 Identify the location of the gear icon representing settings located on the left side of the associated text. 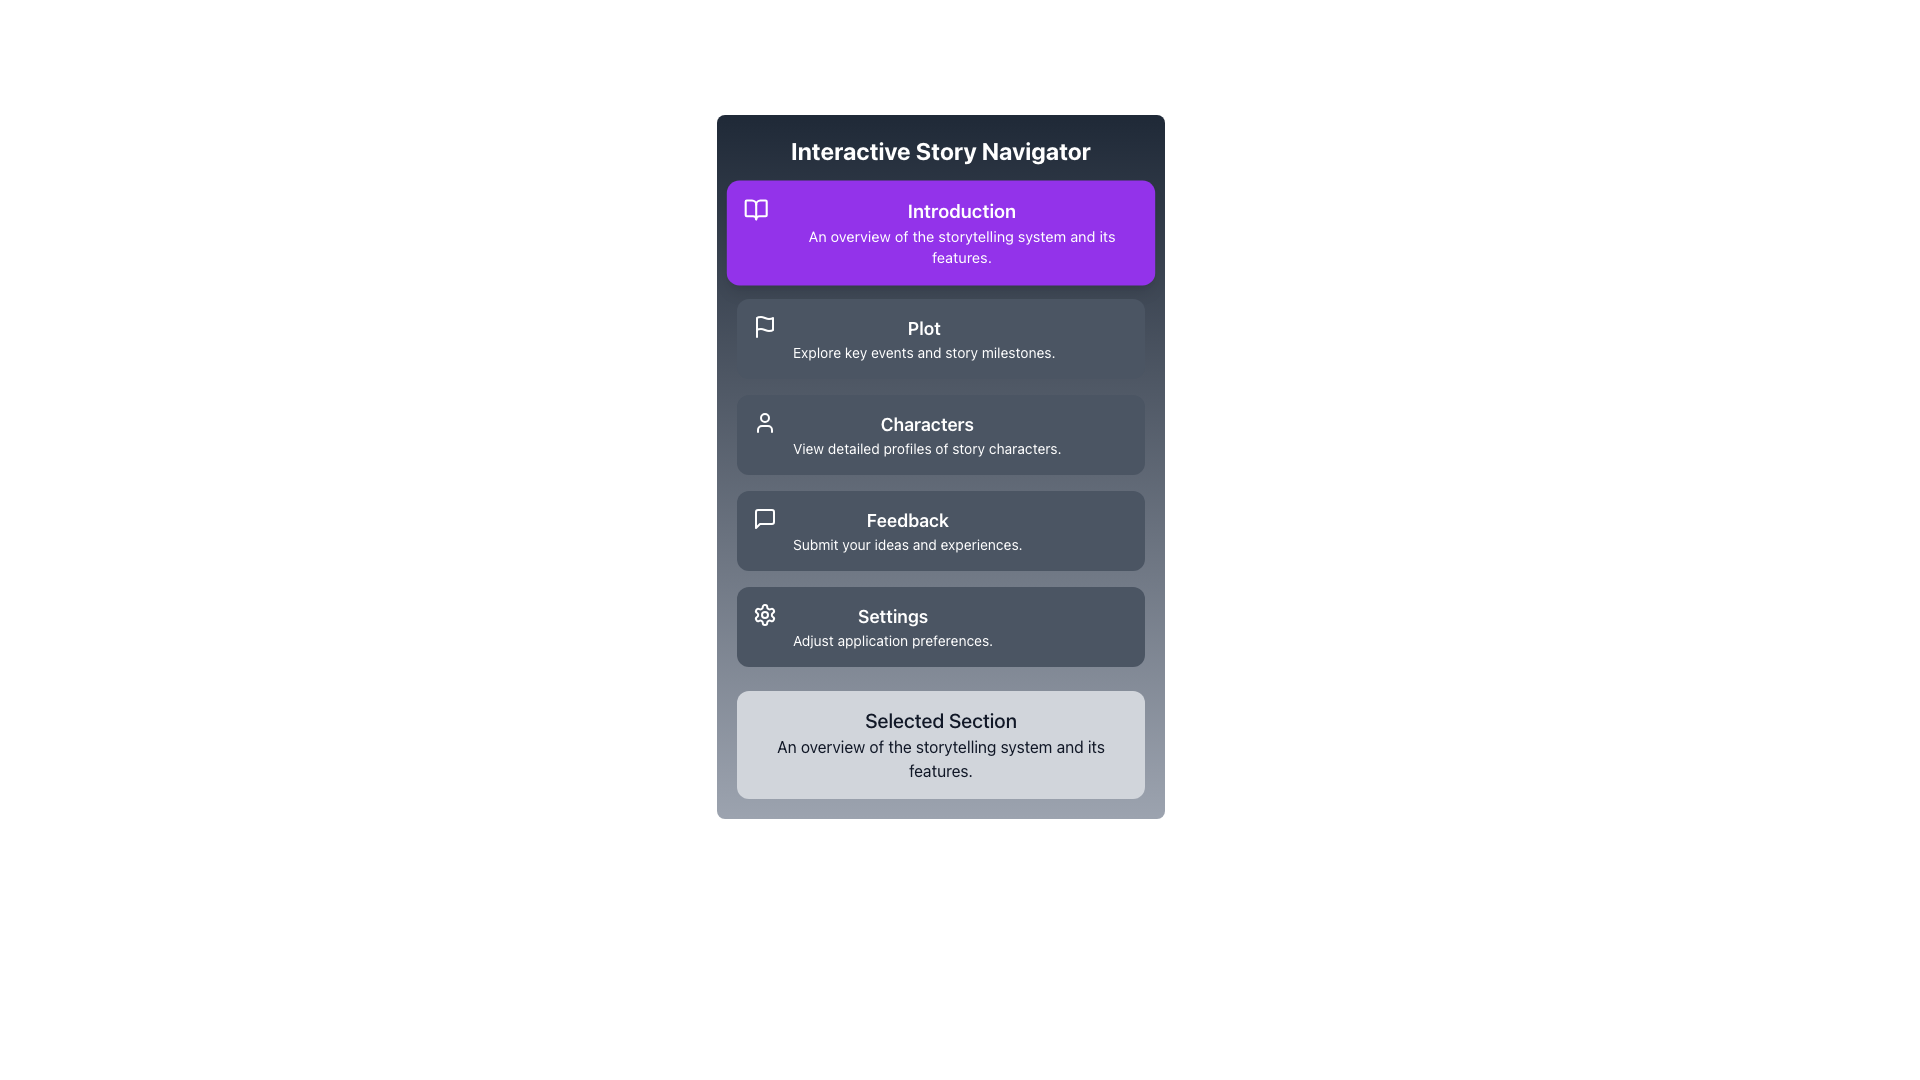
(763, 613).